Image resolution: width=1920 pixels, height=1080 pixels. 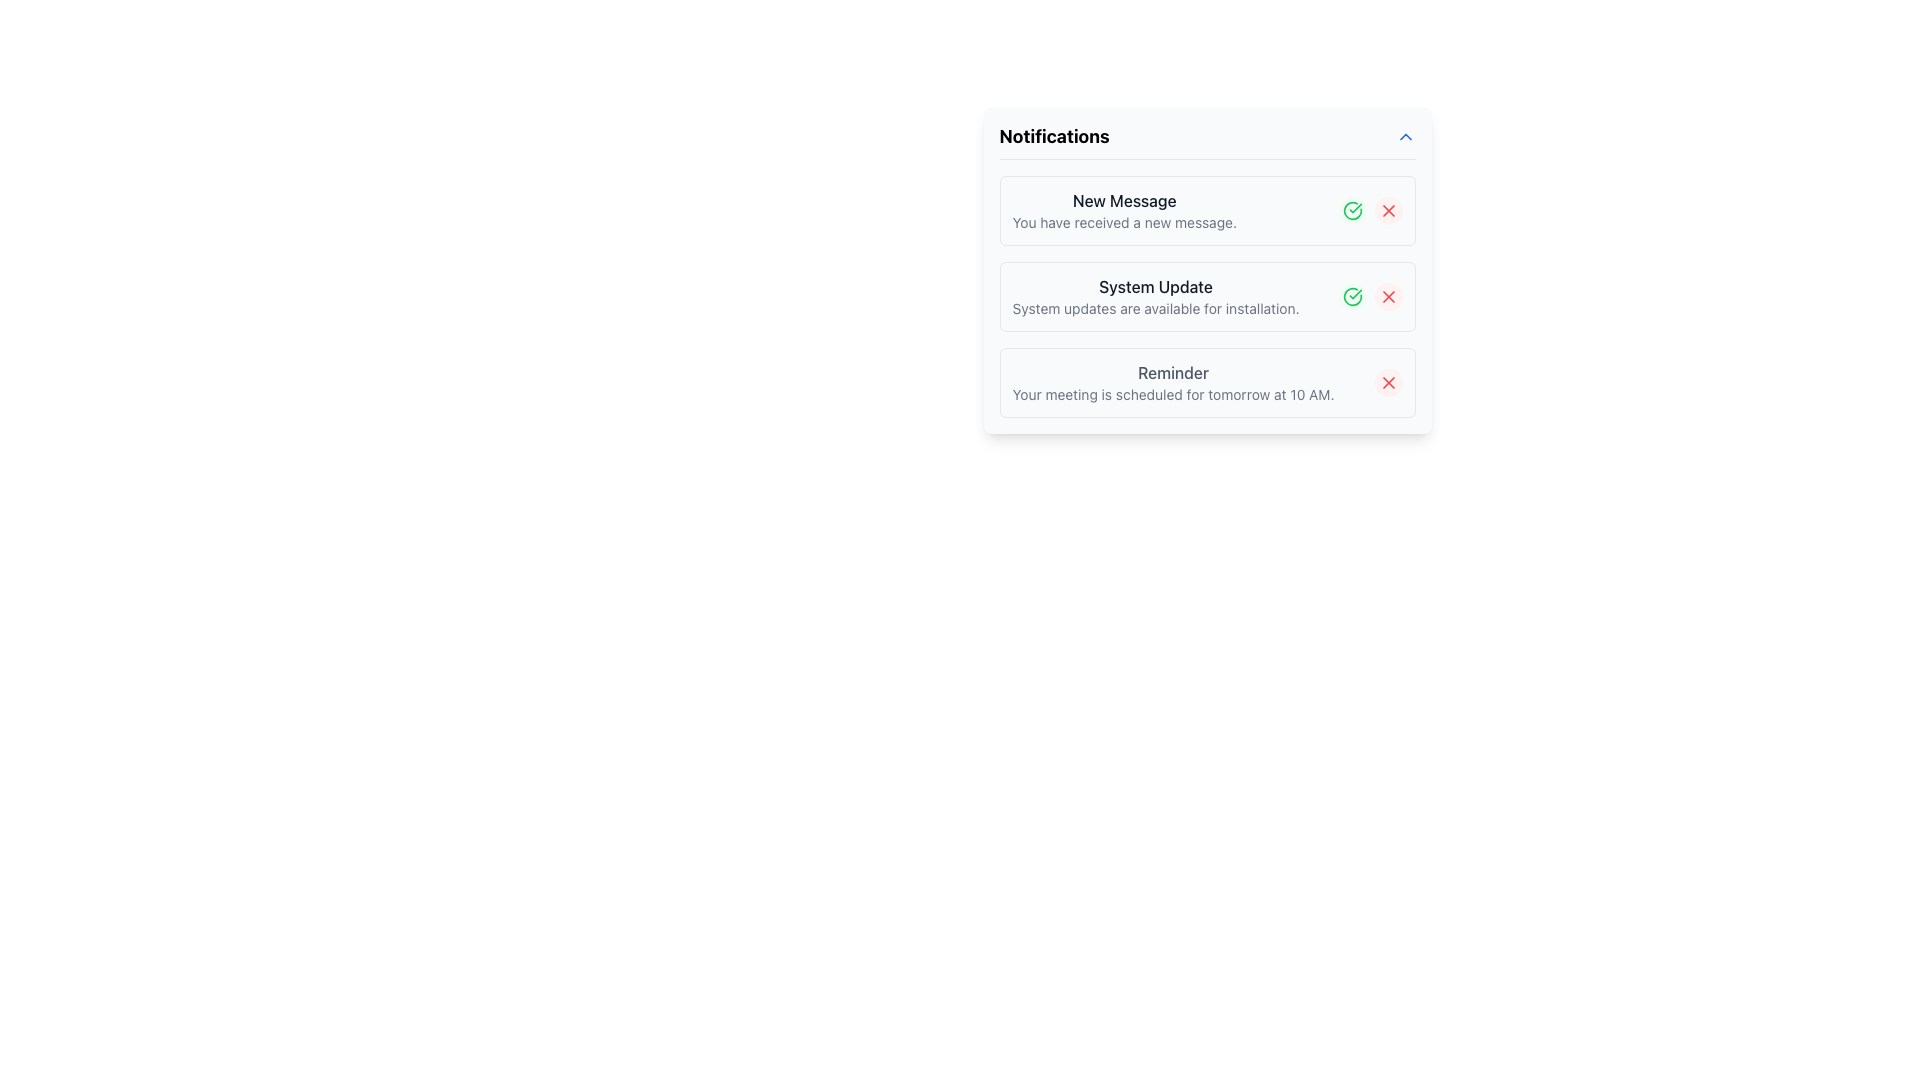 What do you see at coordinates (1156, 297) in the screenshot?
I see `notification from the second static text block in the 'Notifications' panel that informs users about available system updates` at bounding box center [1156, 297].